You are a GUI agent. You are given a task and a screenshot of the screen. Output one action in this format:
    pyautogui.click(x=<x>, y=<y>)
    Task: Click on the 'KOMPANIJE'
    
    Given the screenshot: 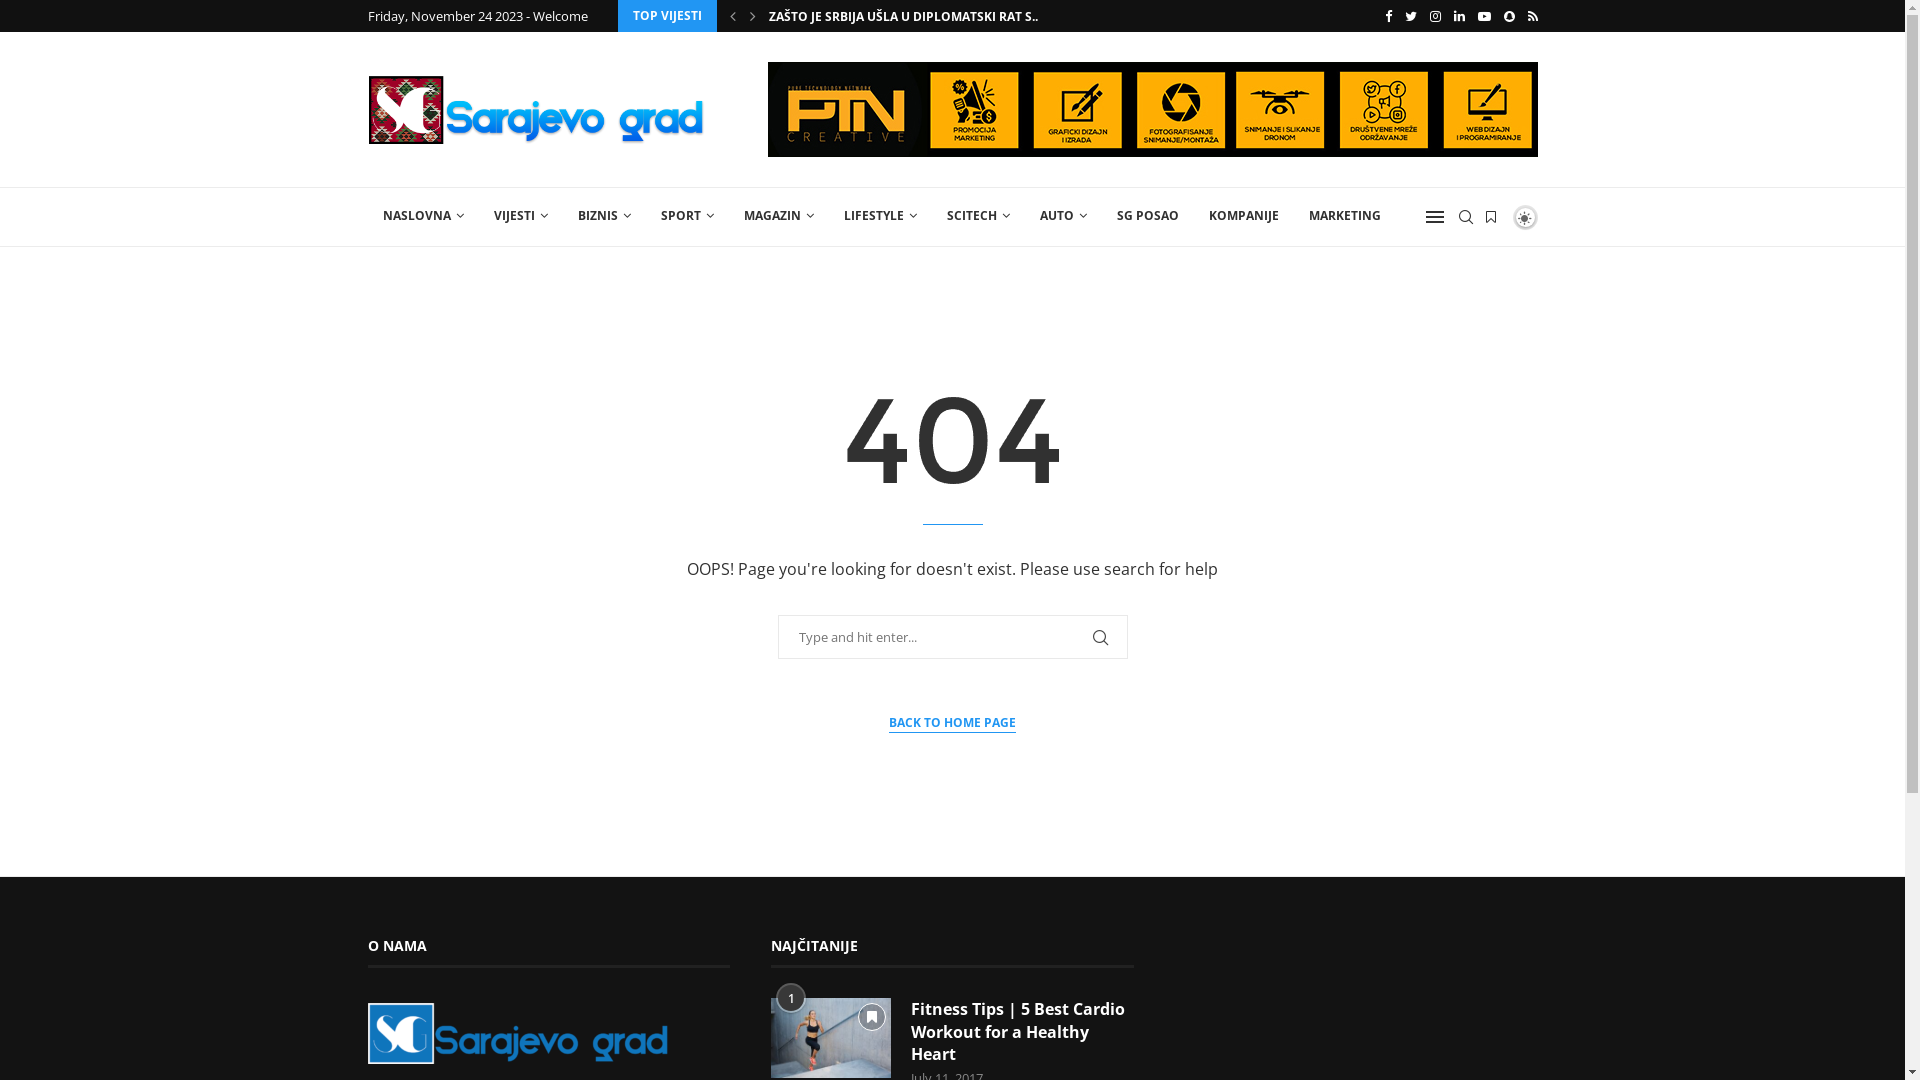 What is the action you would take?
    pyautogui.click(x=1194, y=216)
    